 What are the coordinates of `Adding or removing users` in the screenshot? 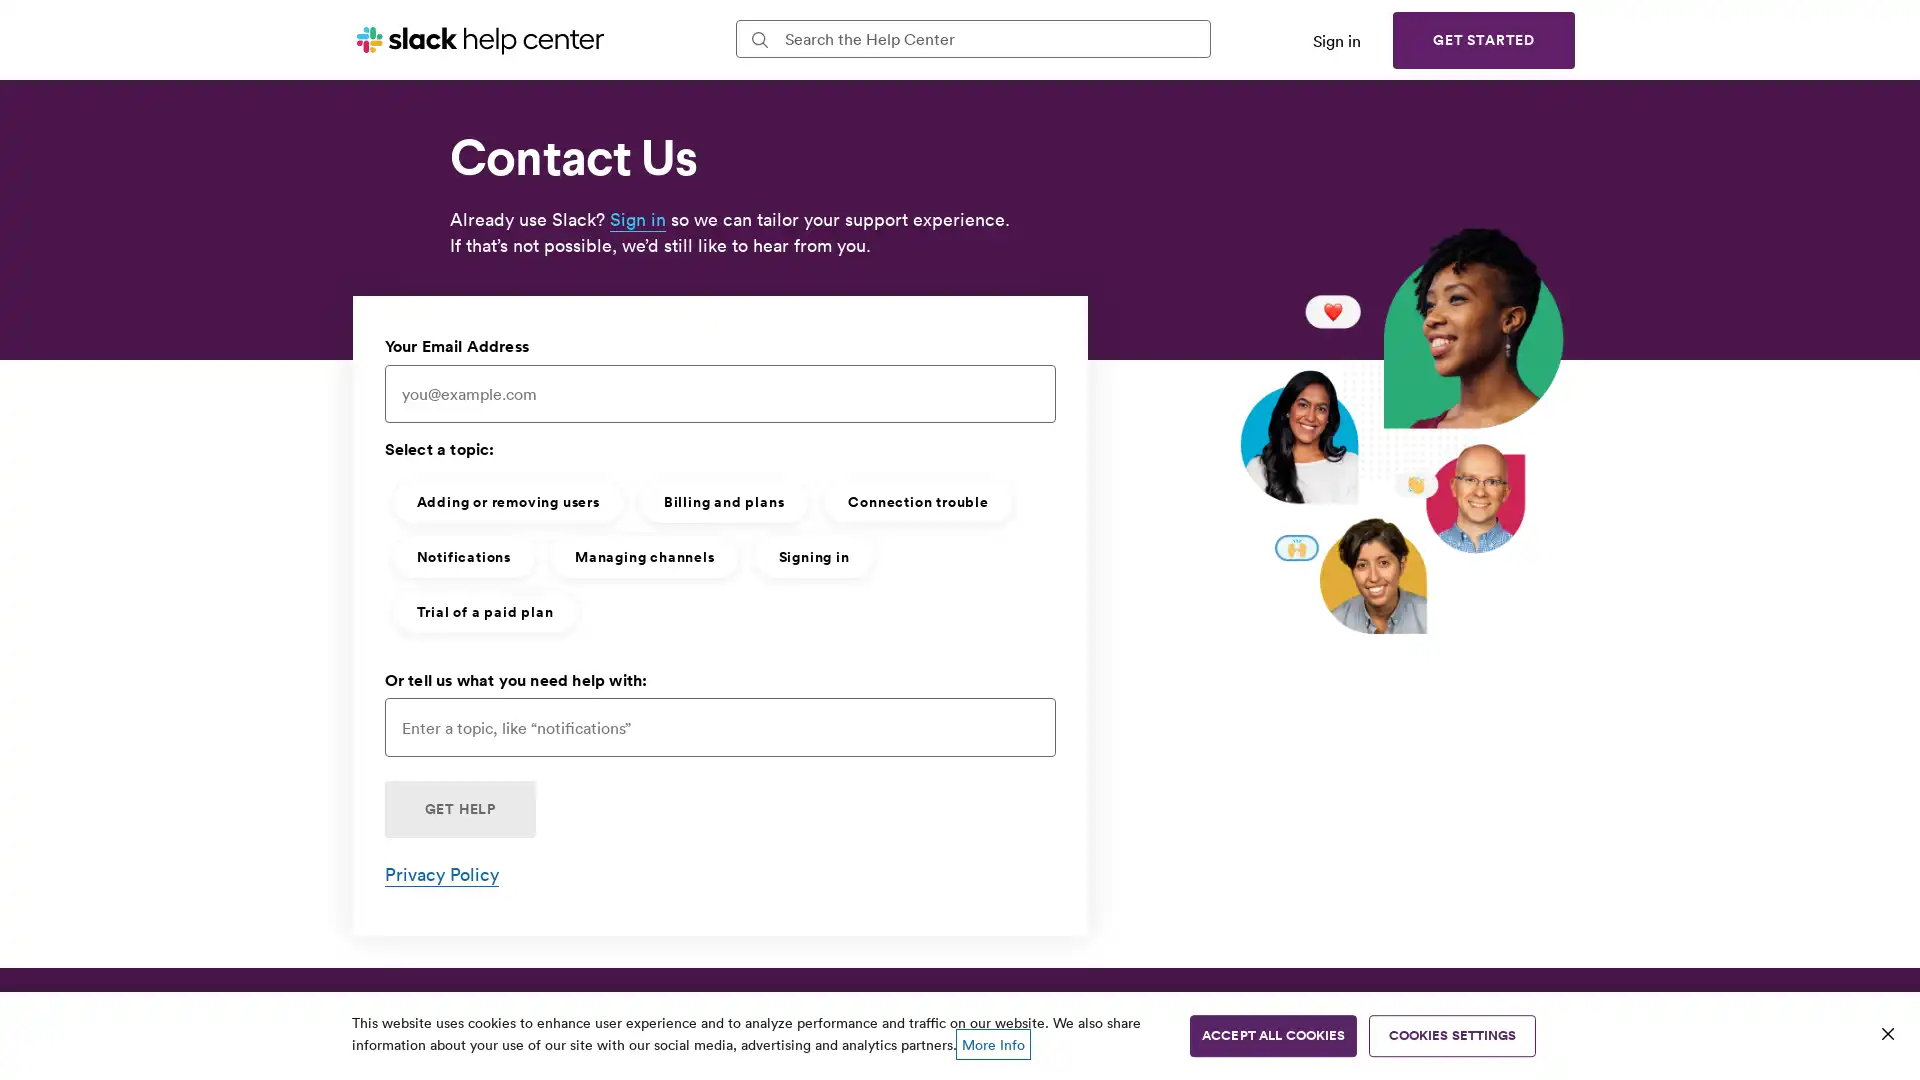 It's located at (507, 500).